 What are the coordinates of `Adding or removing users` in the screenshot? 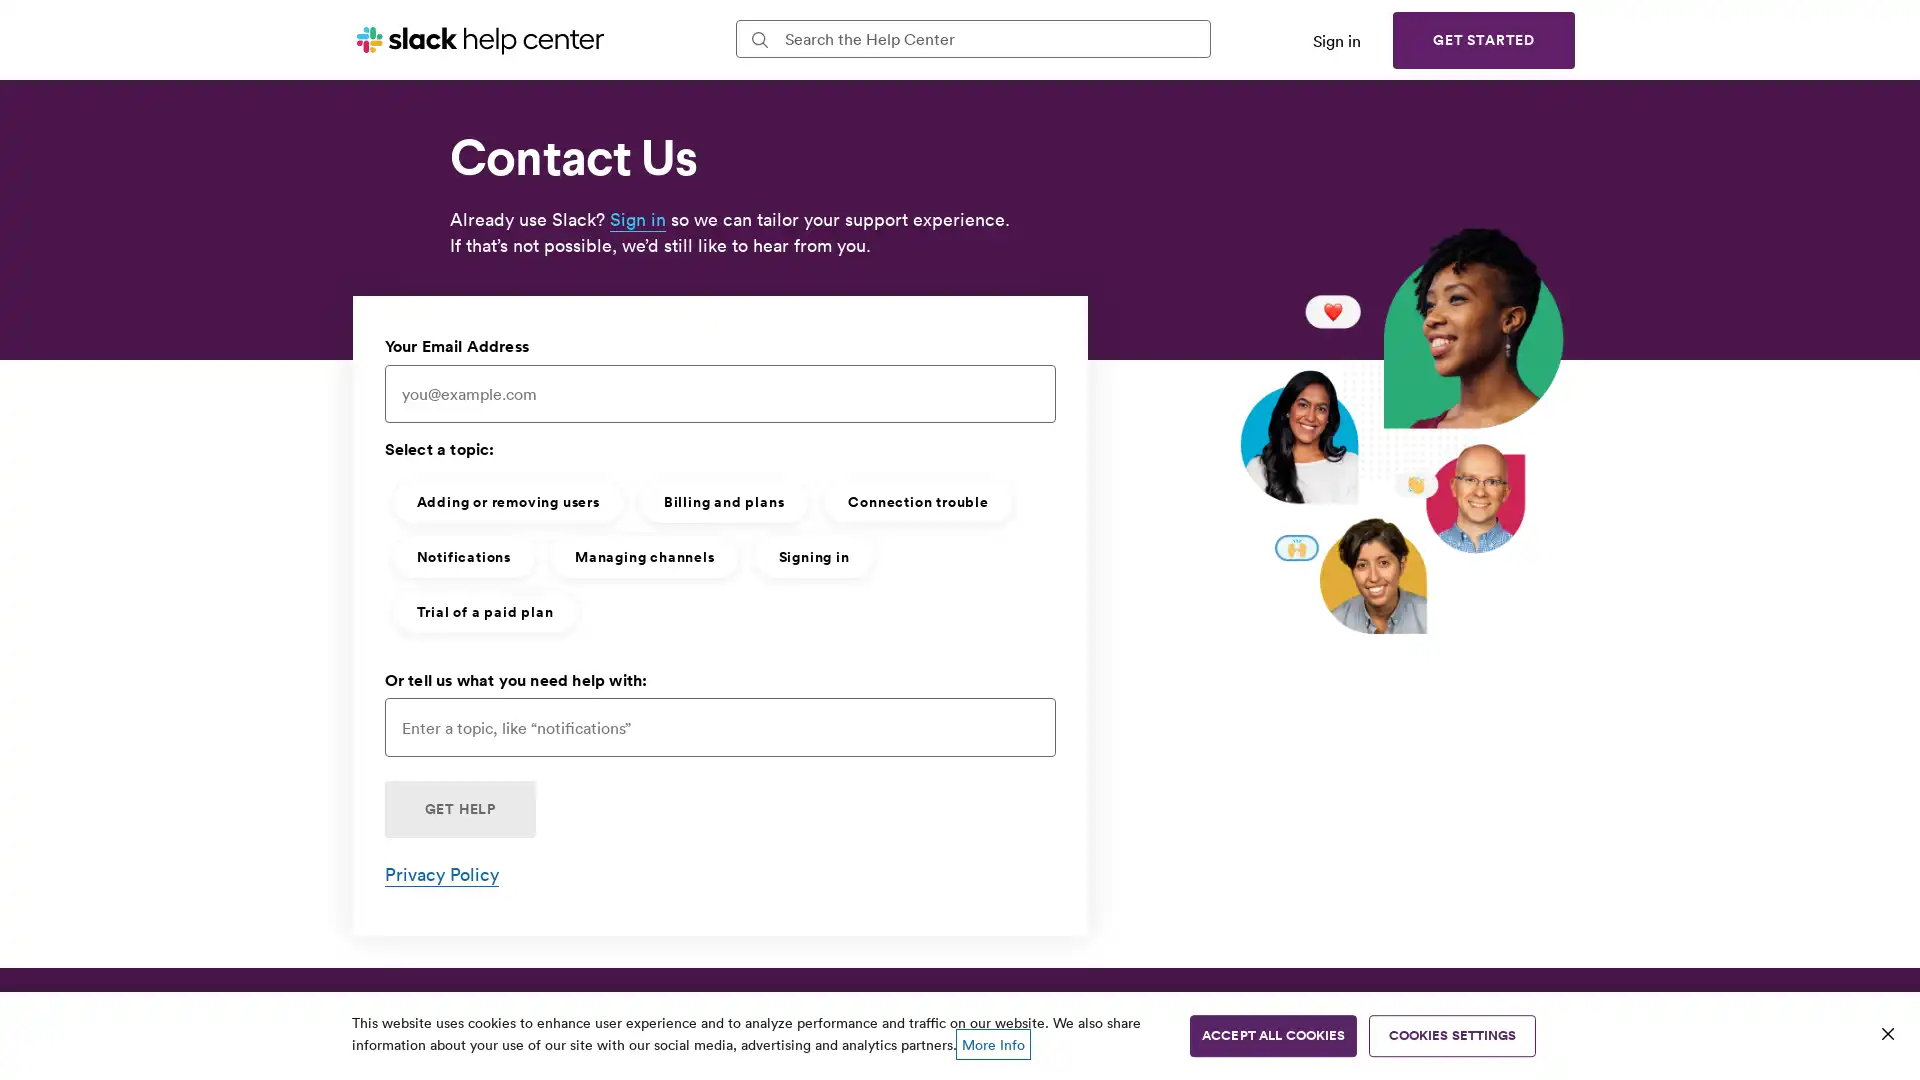 It's located at (507, 500).